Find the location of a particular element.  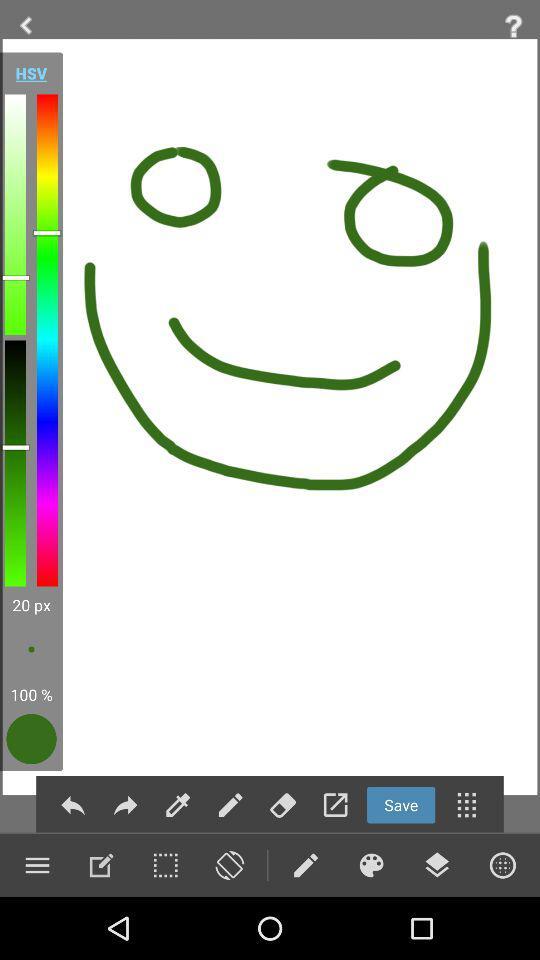

menu is located at coordinates (501, 864).